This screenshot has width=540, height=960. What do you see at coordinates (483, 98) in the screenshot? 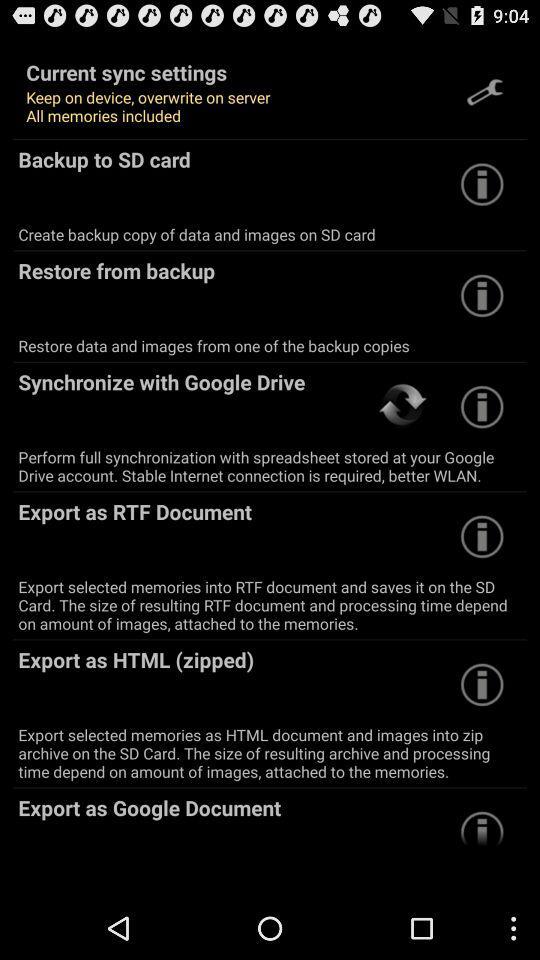
I see `the build icon` at bounding box center [483, 98].